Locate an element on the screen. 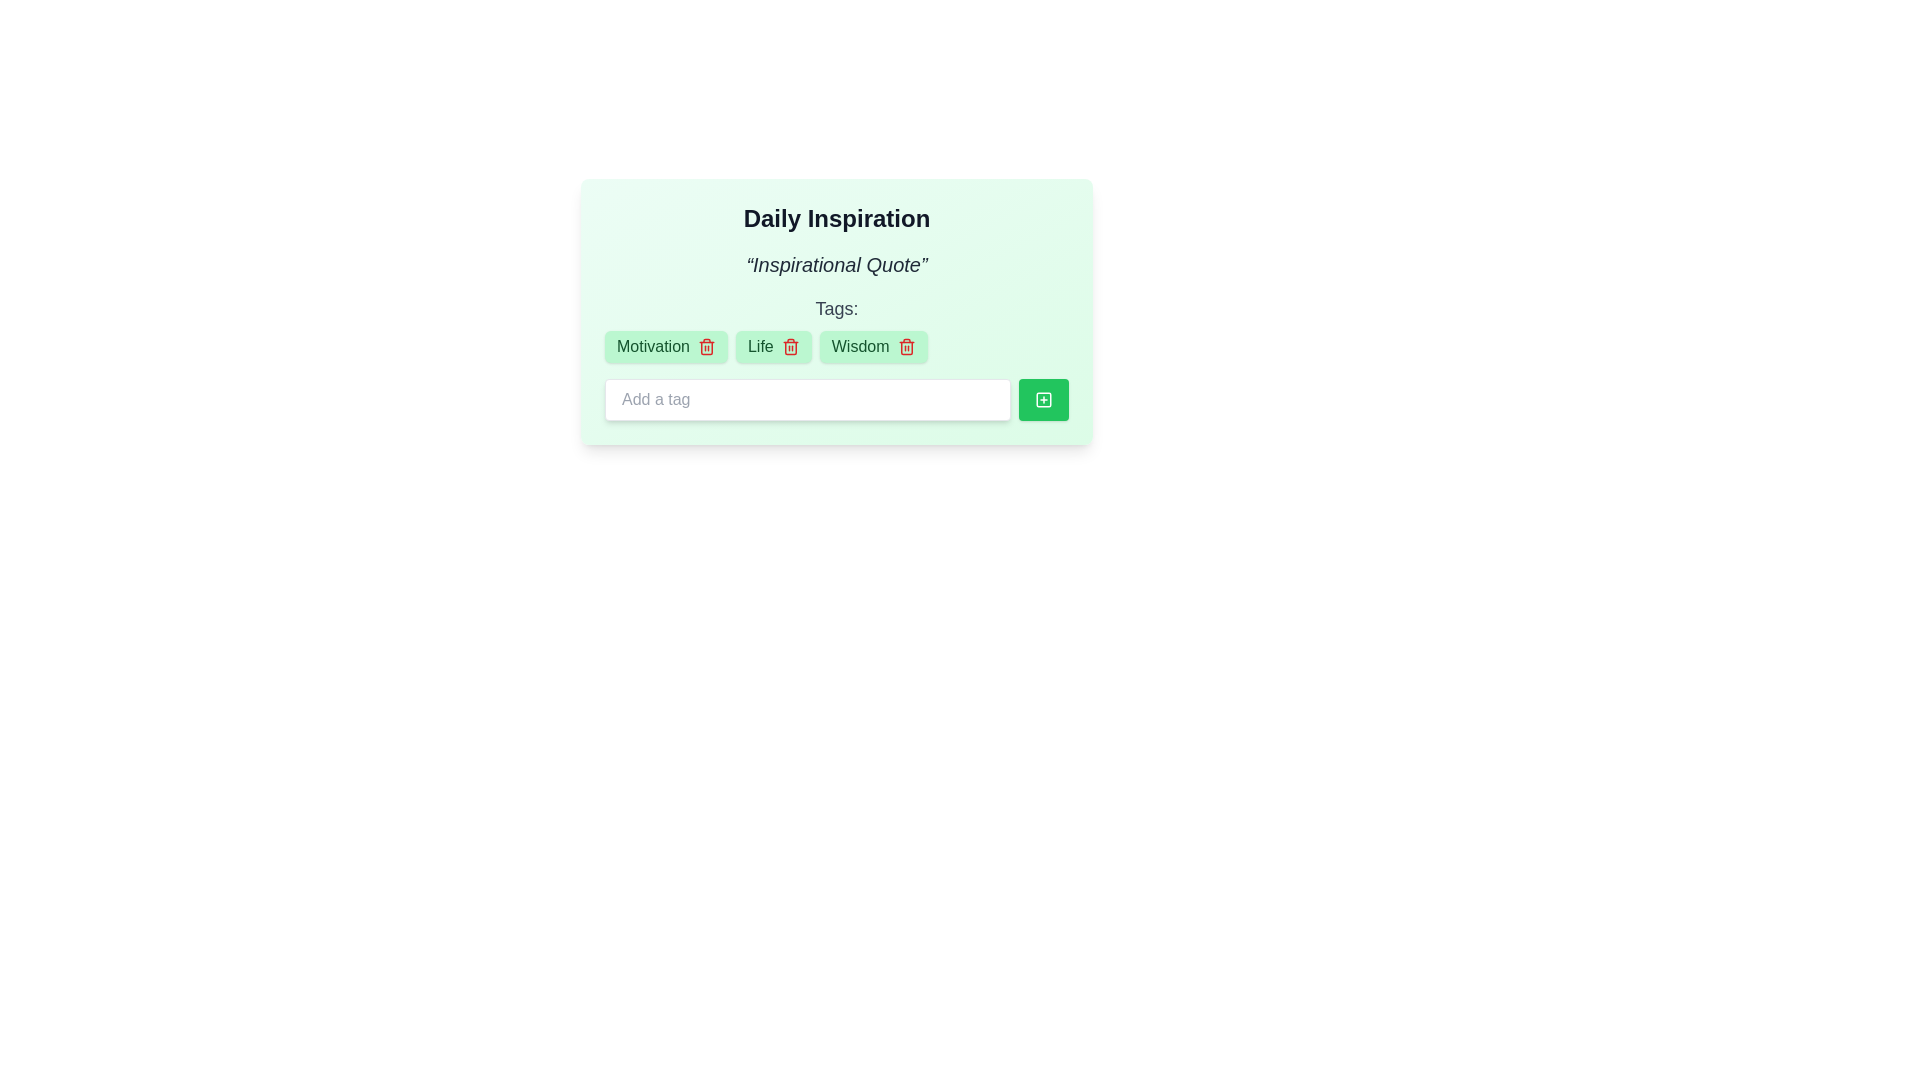  the 'Motivation' tag element, which includes an interactive delete icon, located in the 'Tags' section of the interface is located at coordinates (666, 346).